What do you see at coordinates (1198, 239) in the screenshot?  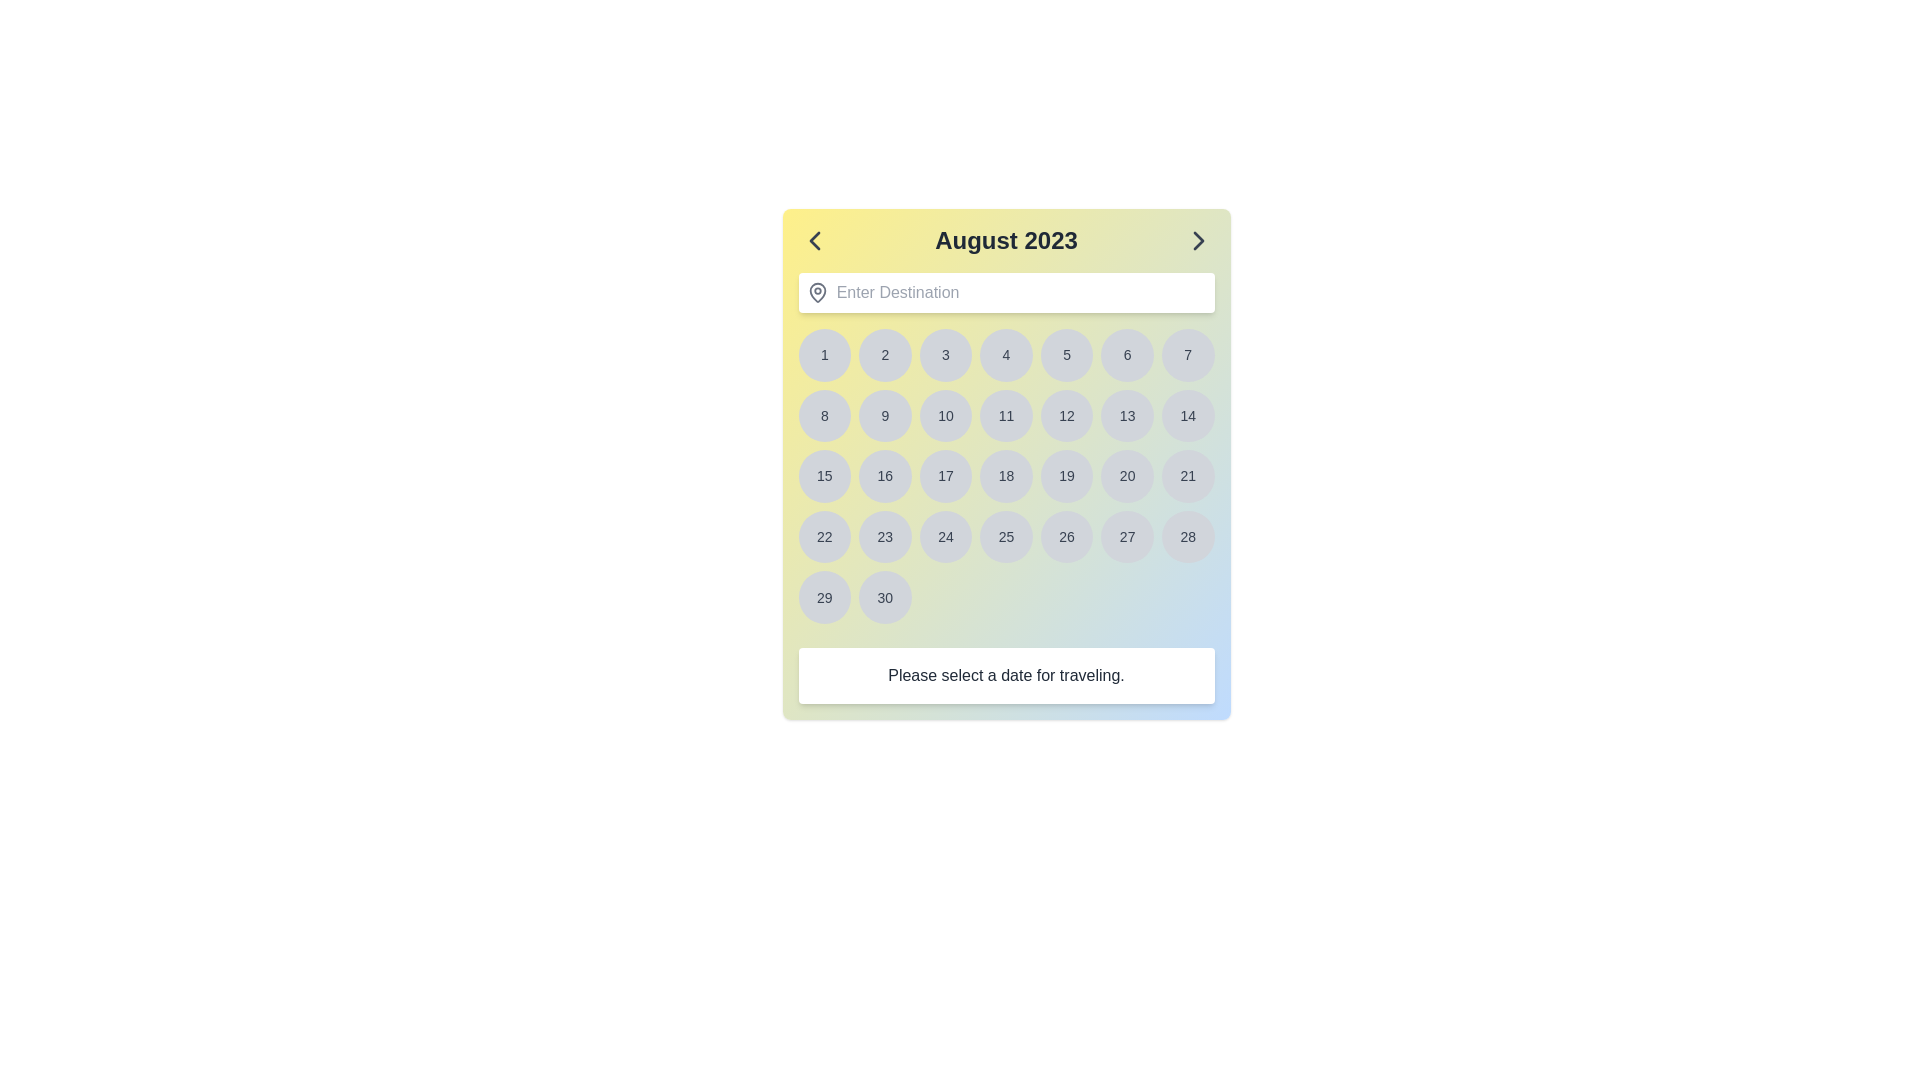 I see `the navigation button located to the right of 'August 2023'` at bounding box center [1198, 239].